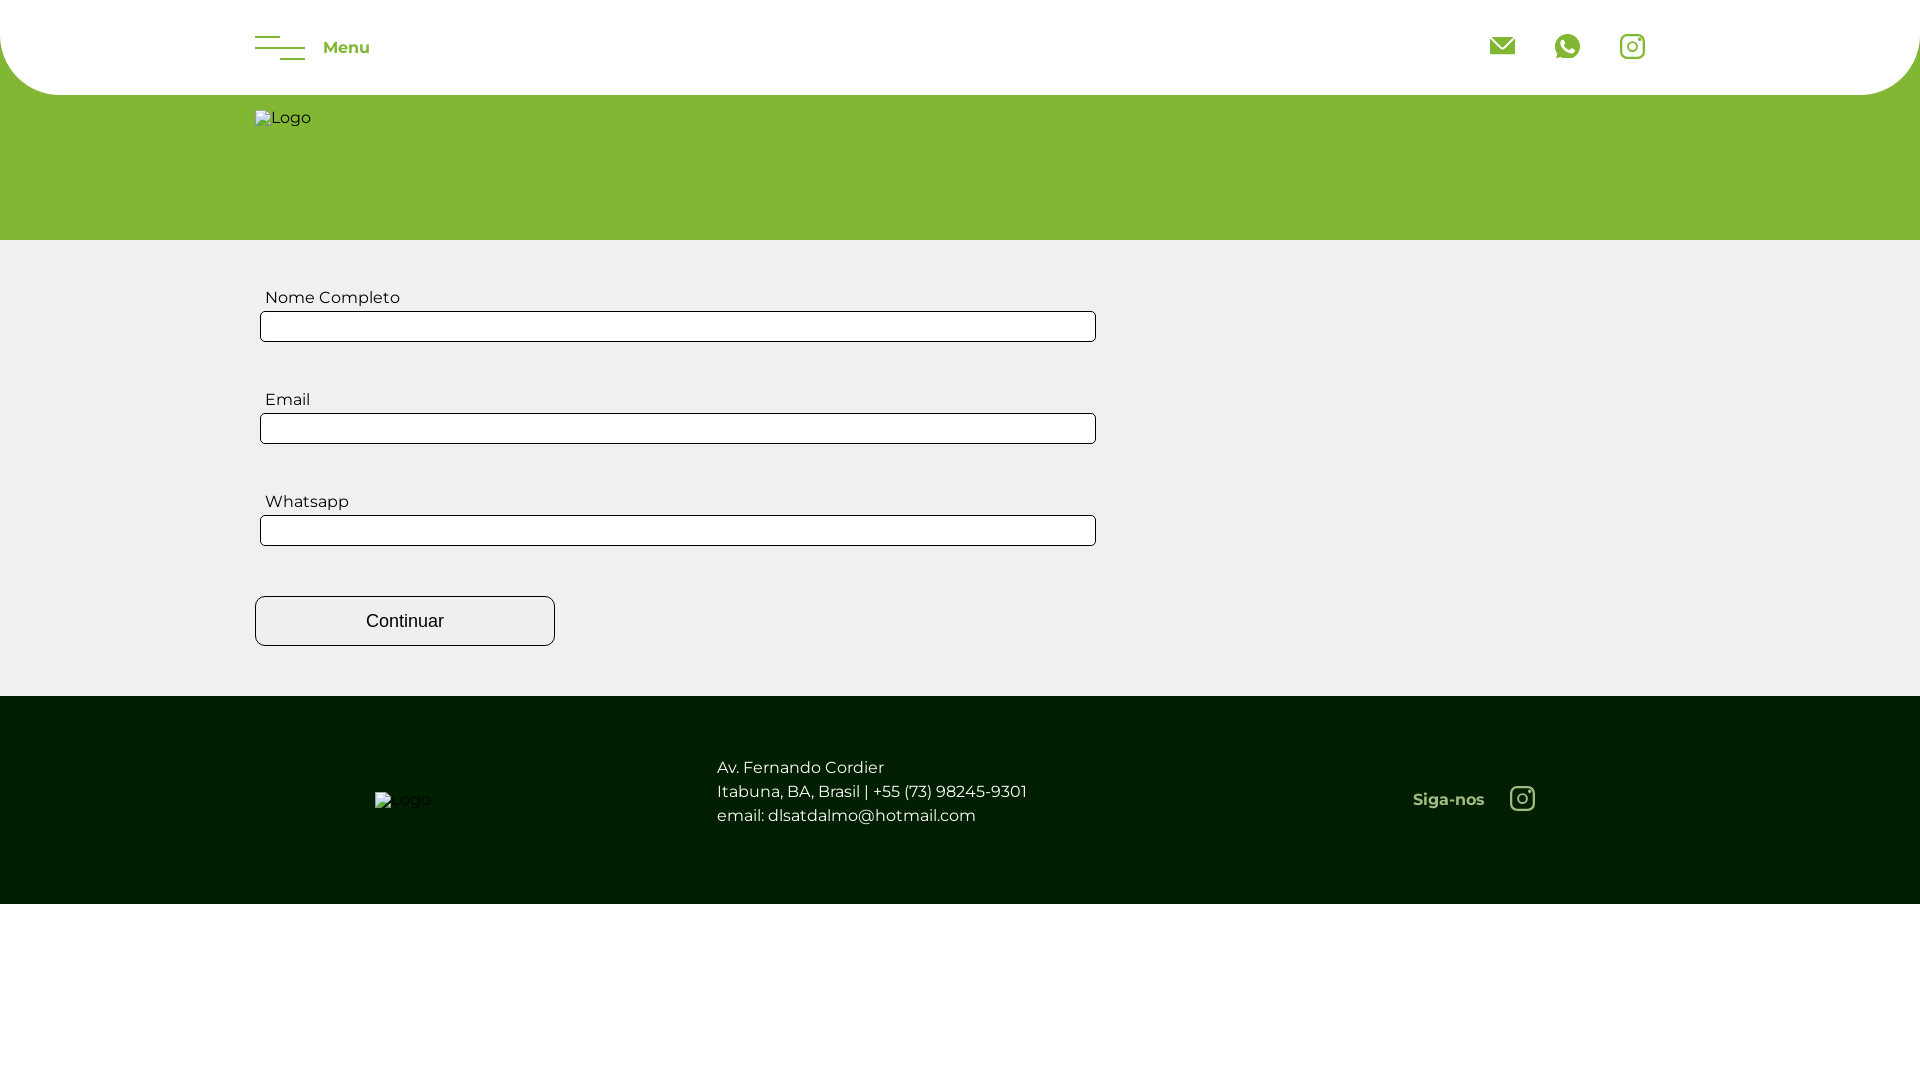 This screenshot has width=1920, height=1080. Describe the element at coordinates (1598, 46) in the screenshot. I see `'https://www.instagram.com/'` at that location.